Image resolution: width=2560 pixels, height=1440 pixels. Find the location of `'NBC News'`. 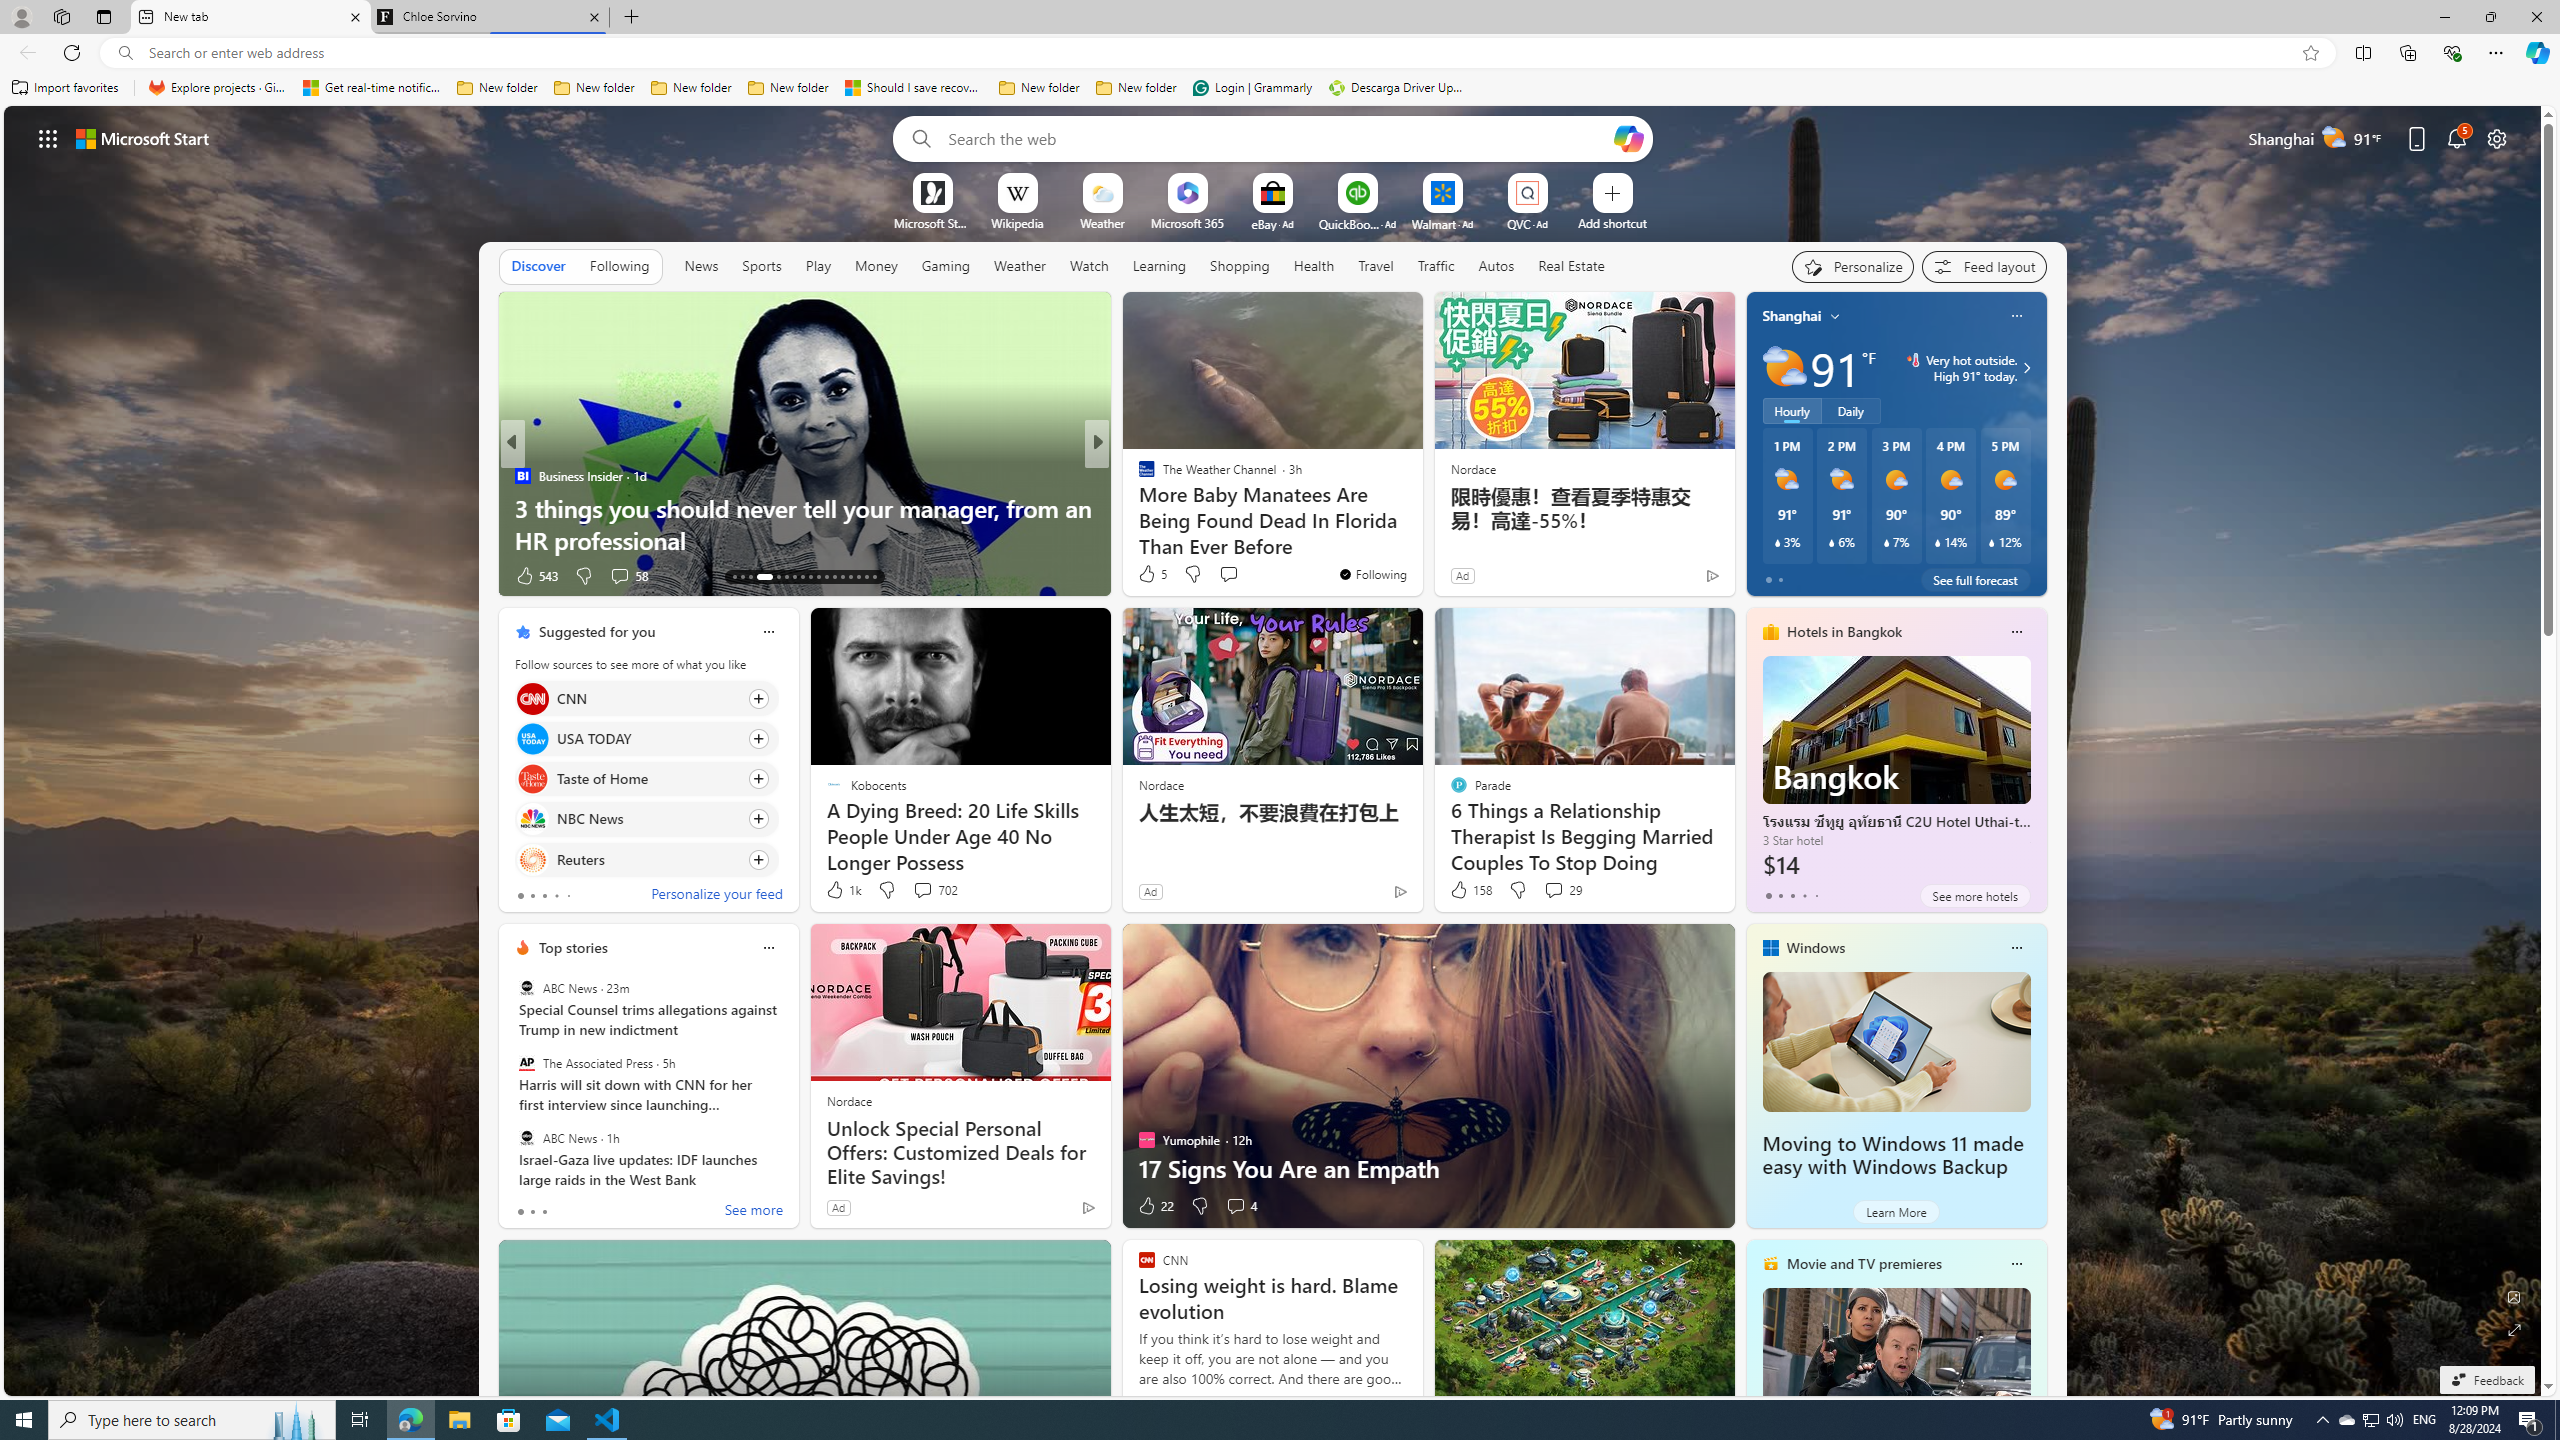

'NBC News' is located at coordinates (531, 819).